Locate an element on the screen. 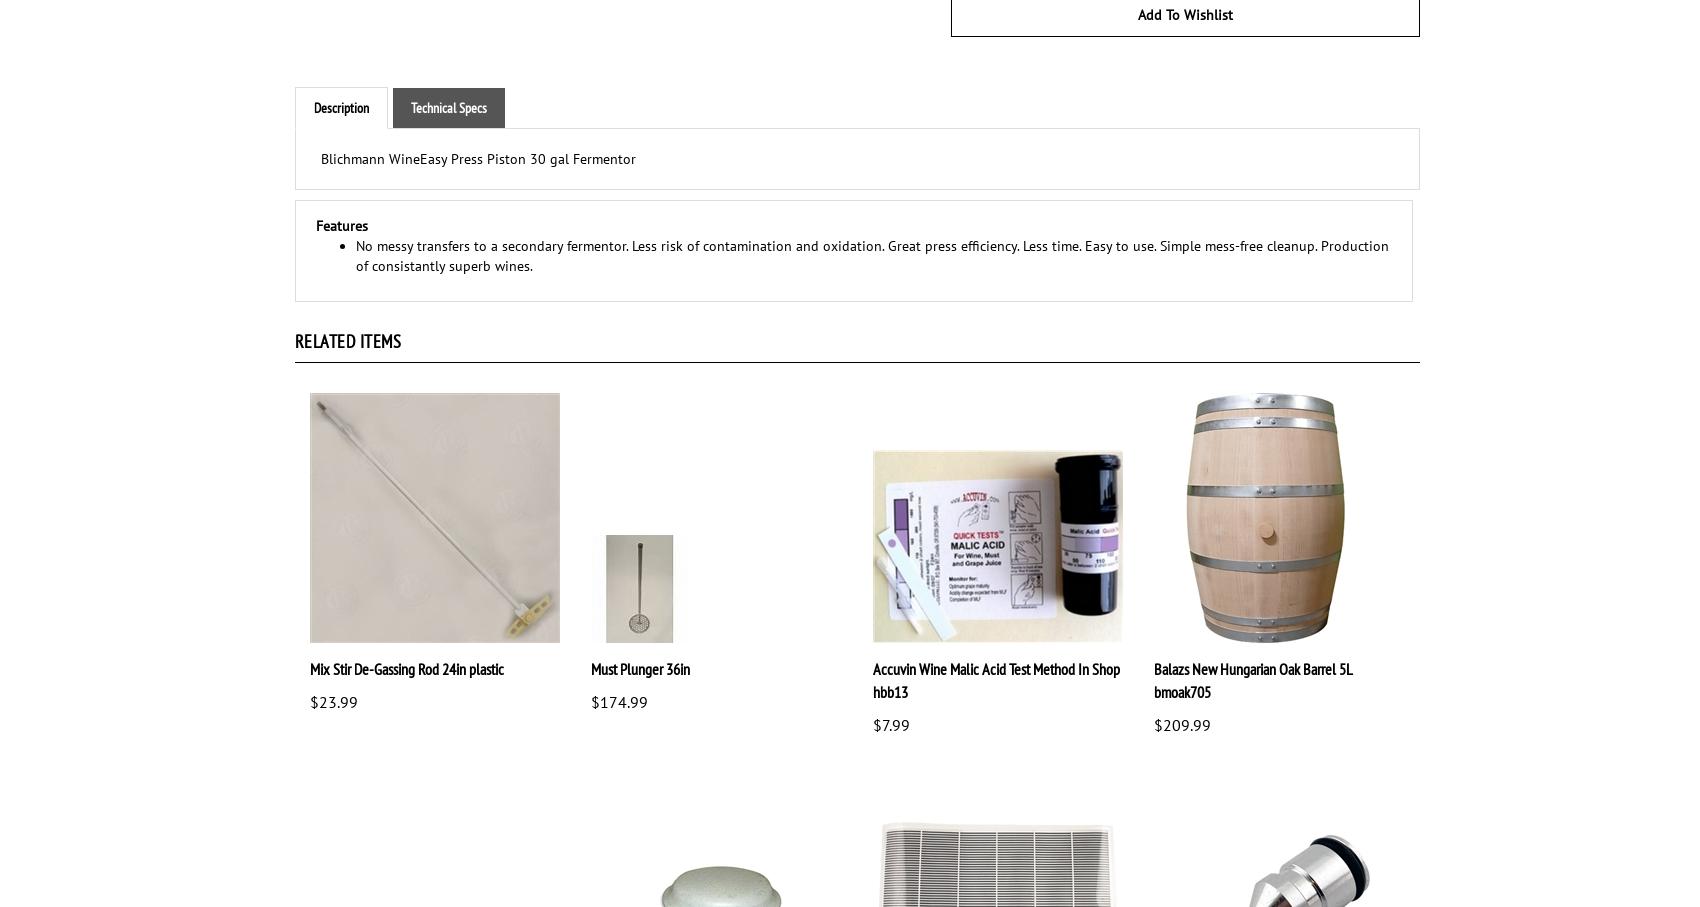  '$209.99' is located at coordinates (1180, 724).